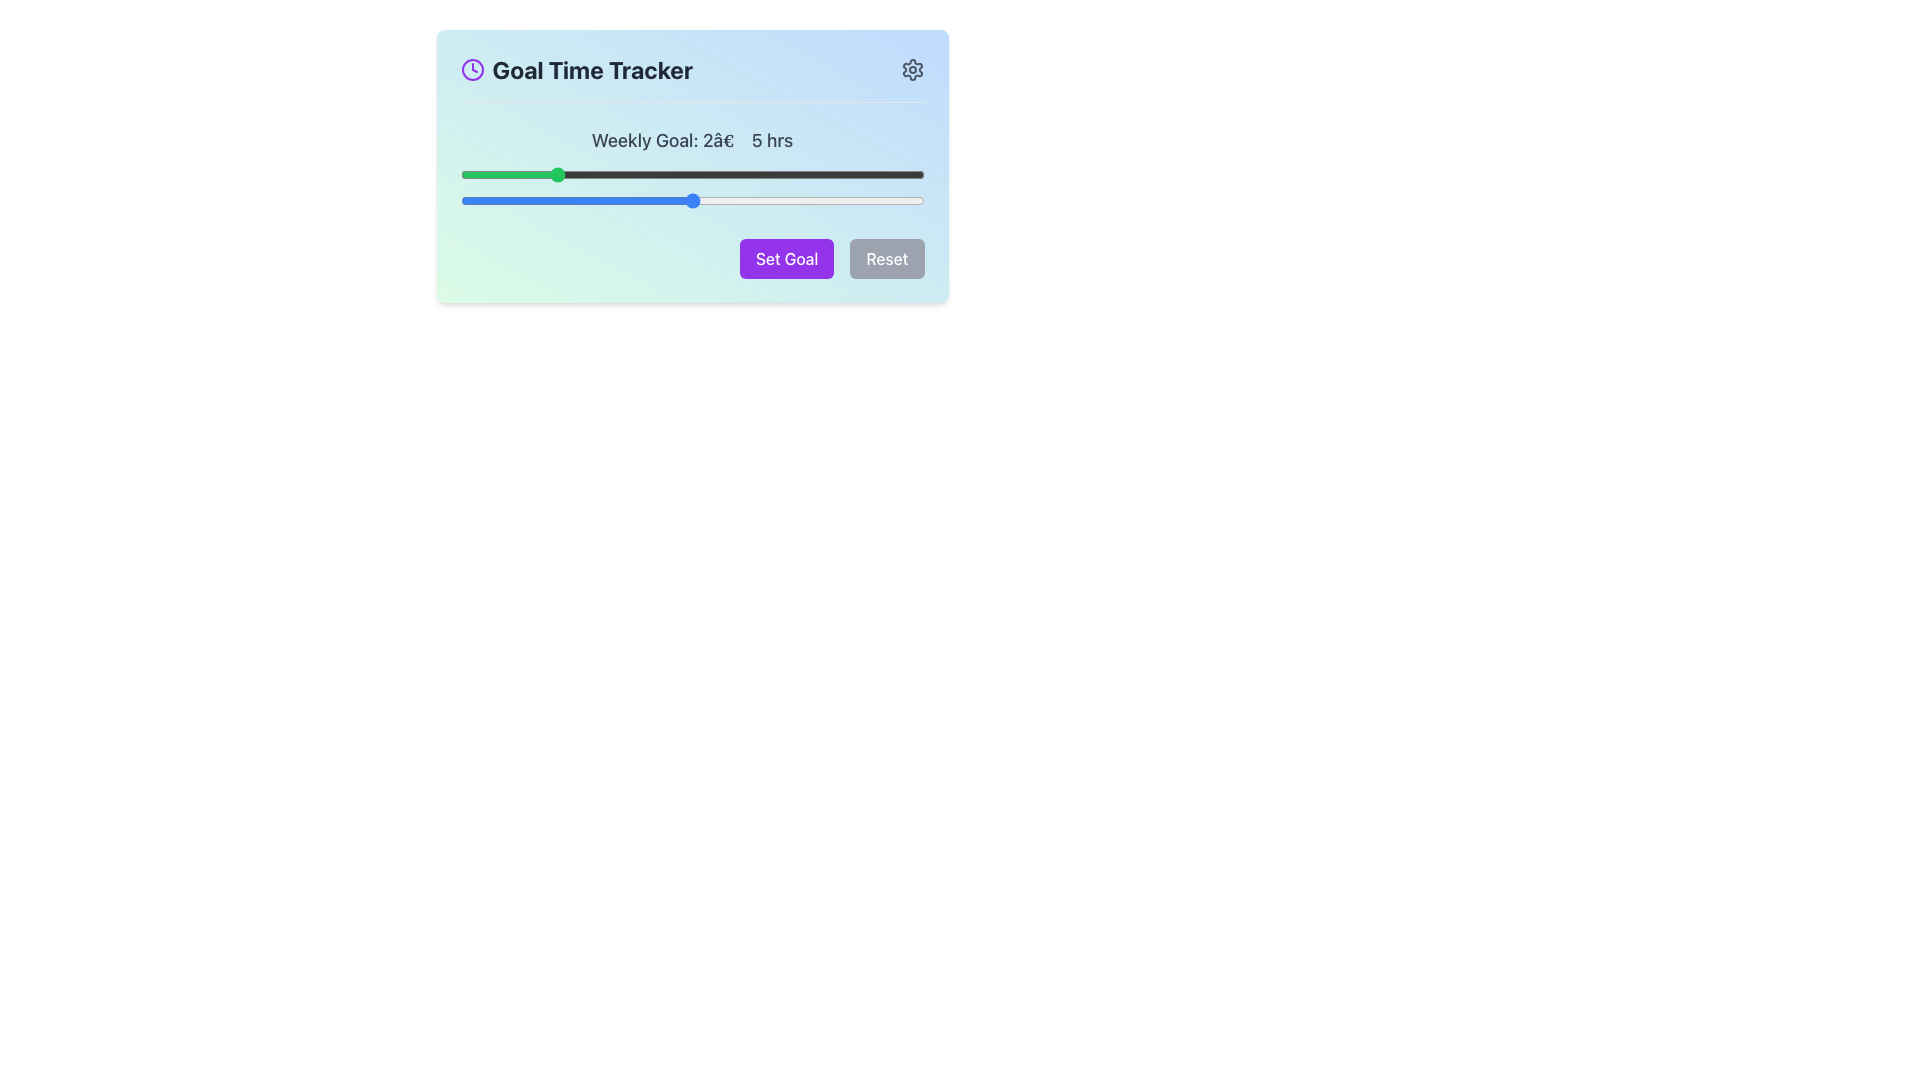  Describe the element at coordinates (911, 68) in the screenshot. I see `the gear-shaped icon located in the top-right corner next to 'Goal Time Tracker'` at that location.